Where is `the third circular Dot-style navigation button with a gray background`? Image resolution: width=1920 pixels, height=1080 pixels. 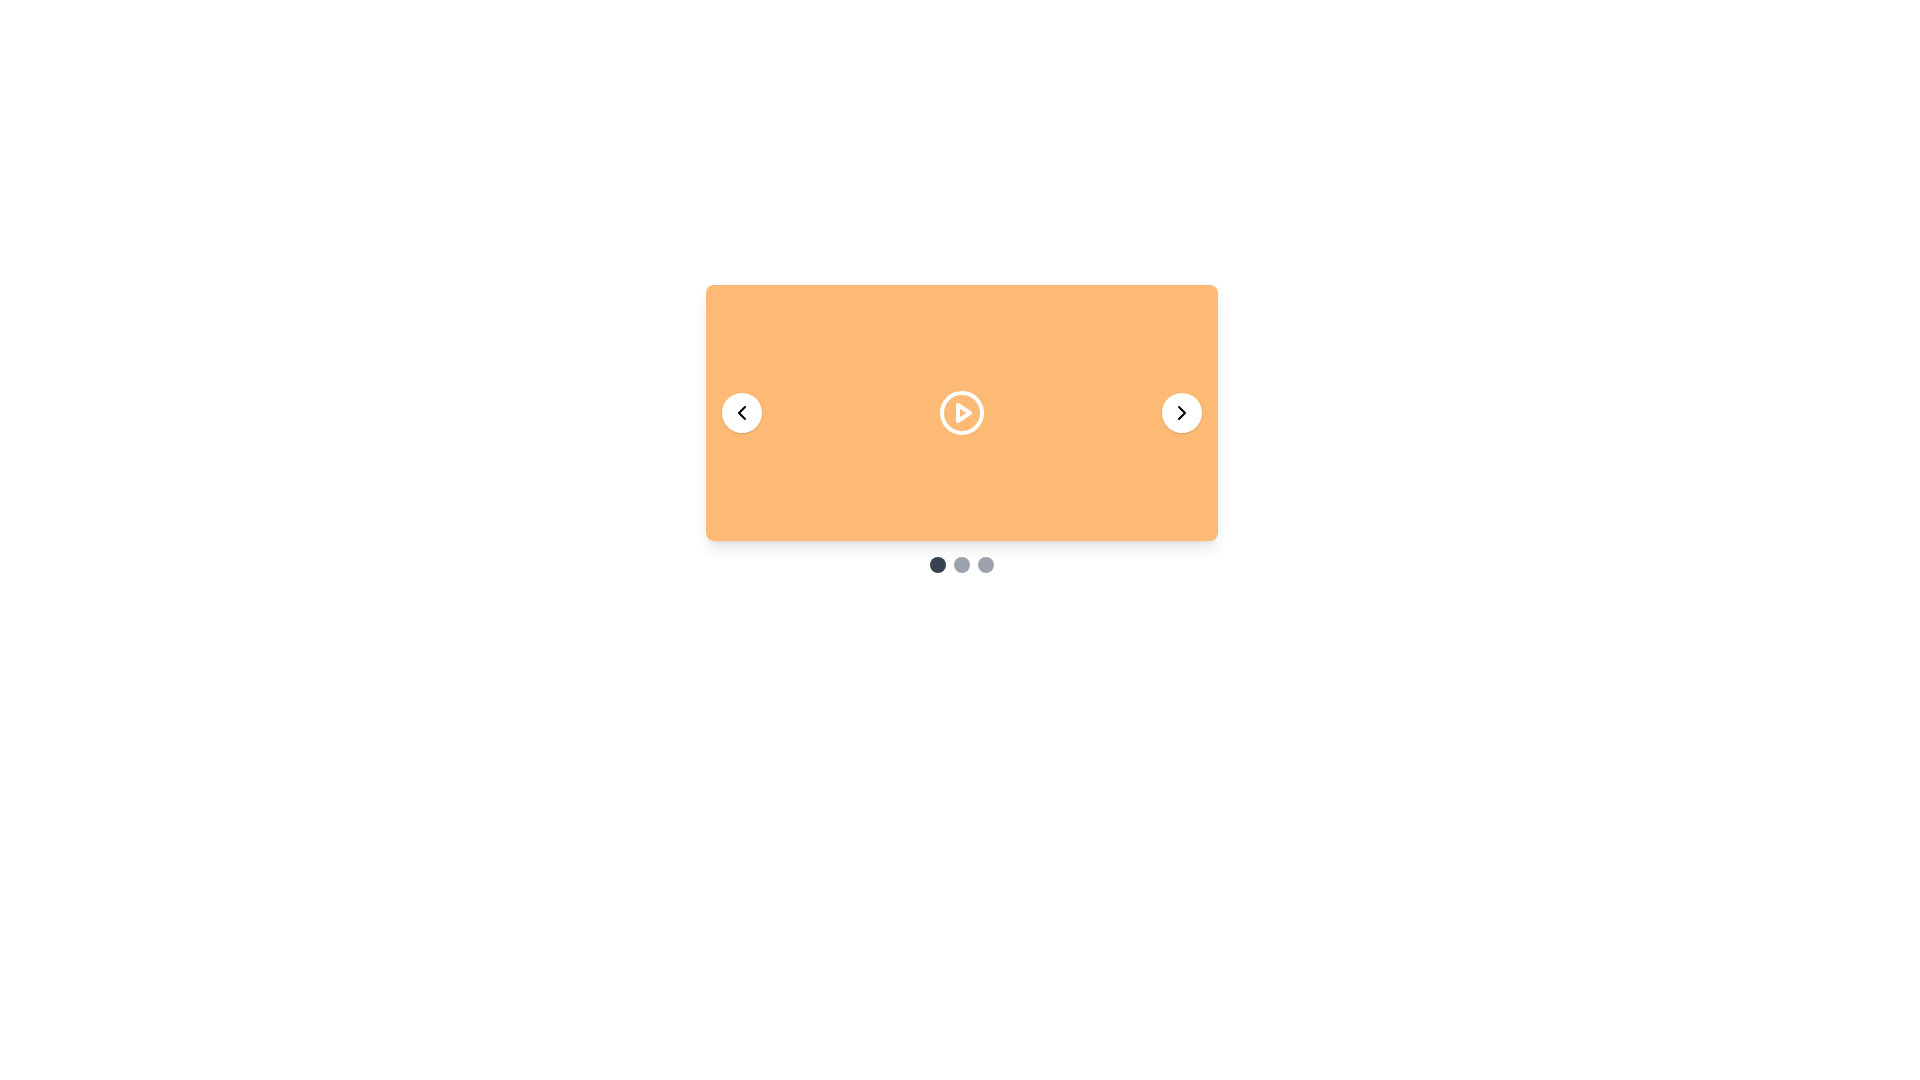 the third circular Dot-style navigation button with a gray background is located at coordinates (985, 564).